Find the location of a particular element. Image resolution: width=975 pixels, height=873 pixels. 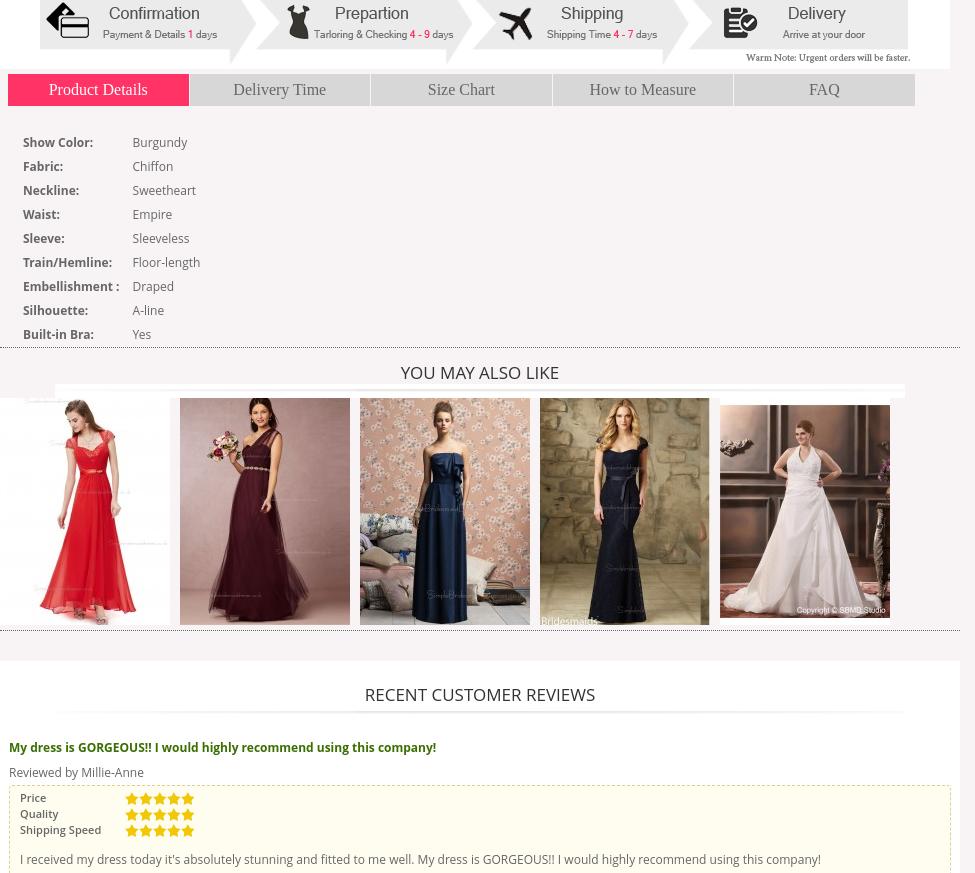

'Millie-Anne' is located at coordinates (111, 771).